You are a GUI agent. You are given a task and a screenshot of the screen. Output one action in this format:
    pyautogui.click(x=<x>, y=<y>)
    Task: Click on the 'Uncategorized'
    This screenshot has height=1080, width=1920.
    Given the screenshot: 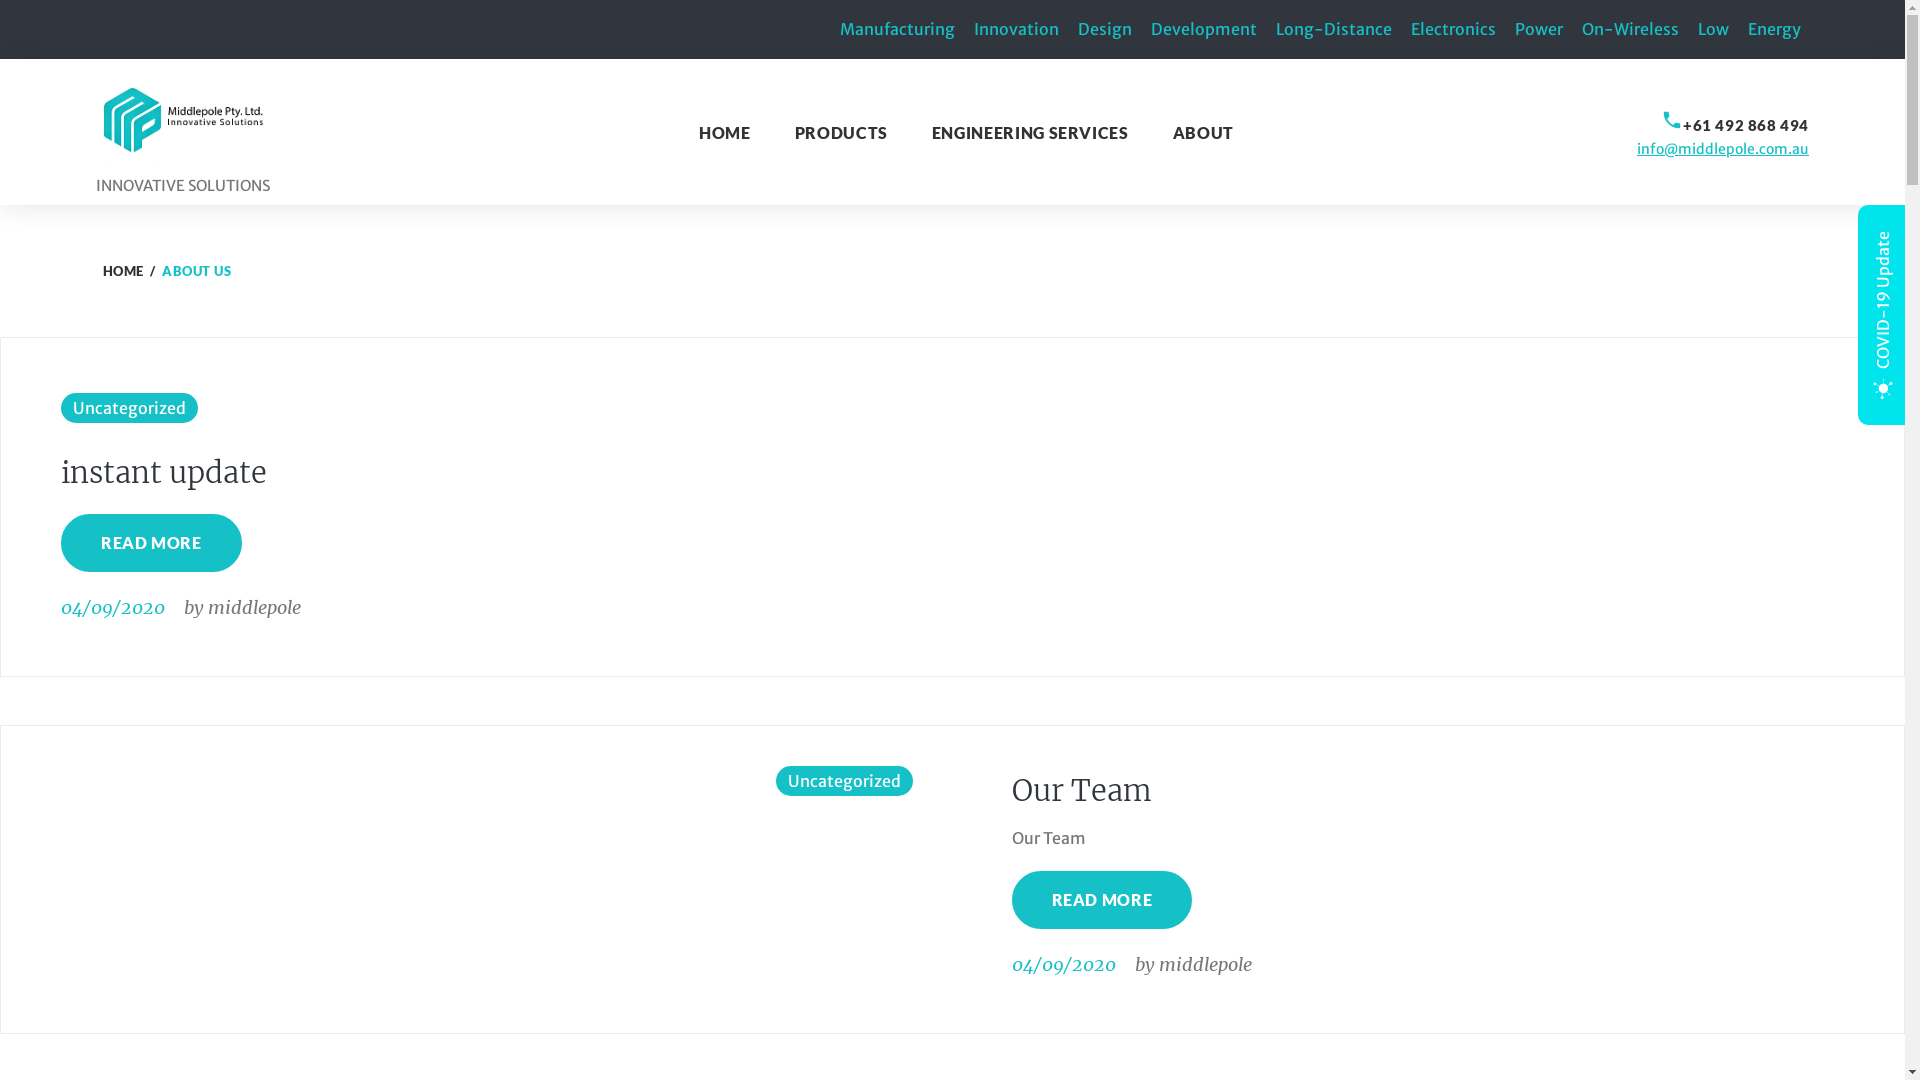 What is the action you would take?
    pyautogui.click(x=844, y=779)
    